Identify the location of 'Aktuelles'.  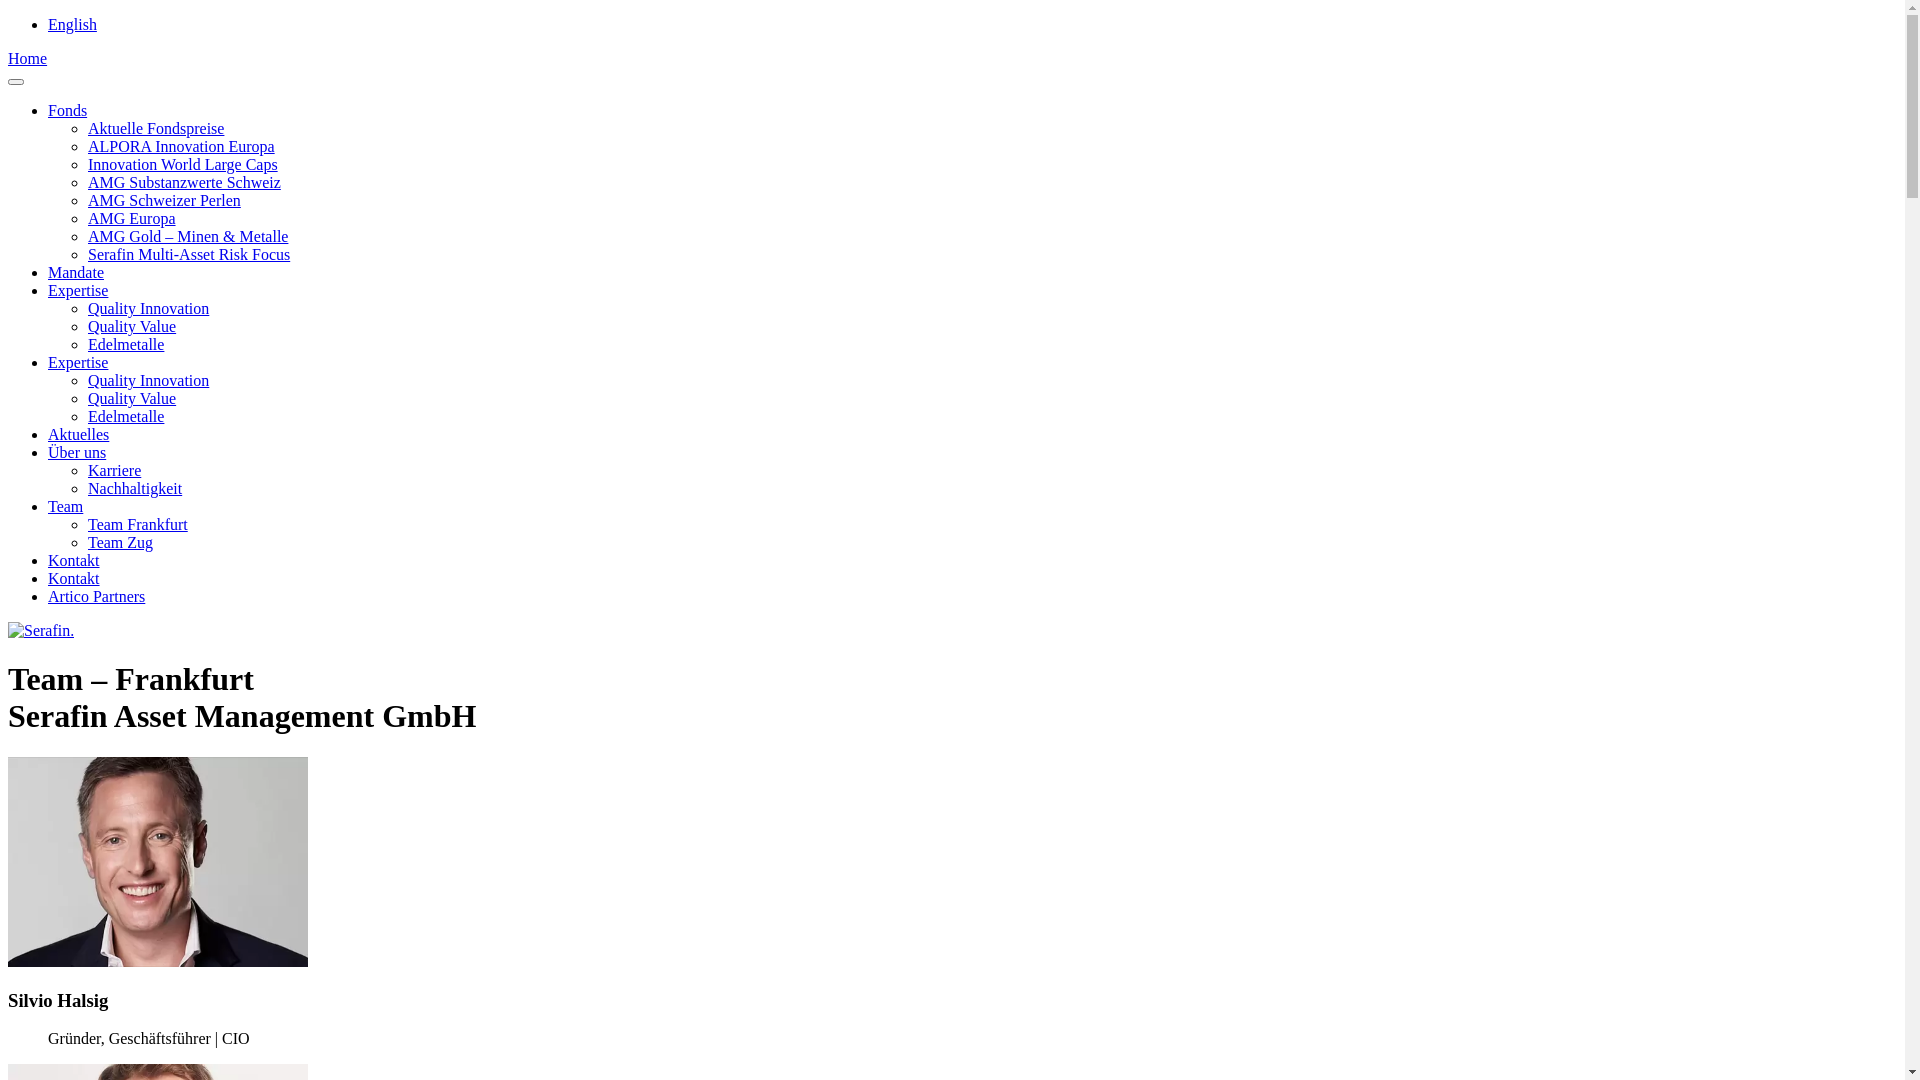
(78, 433).